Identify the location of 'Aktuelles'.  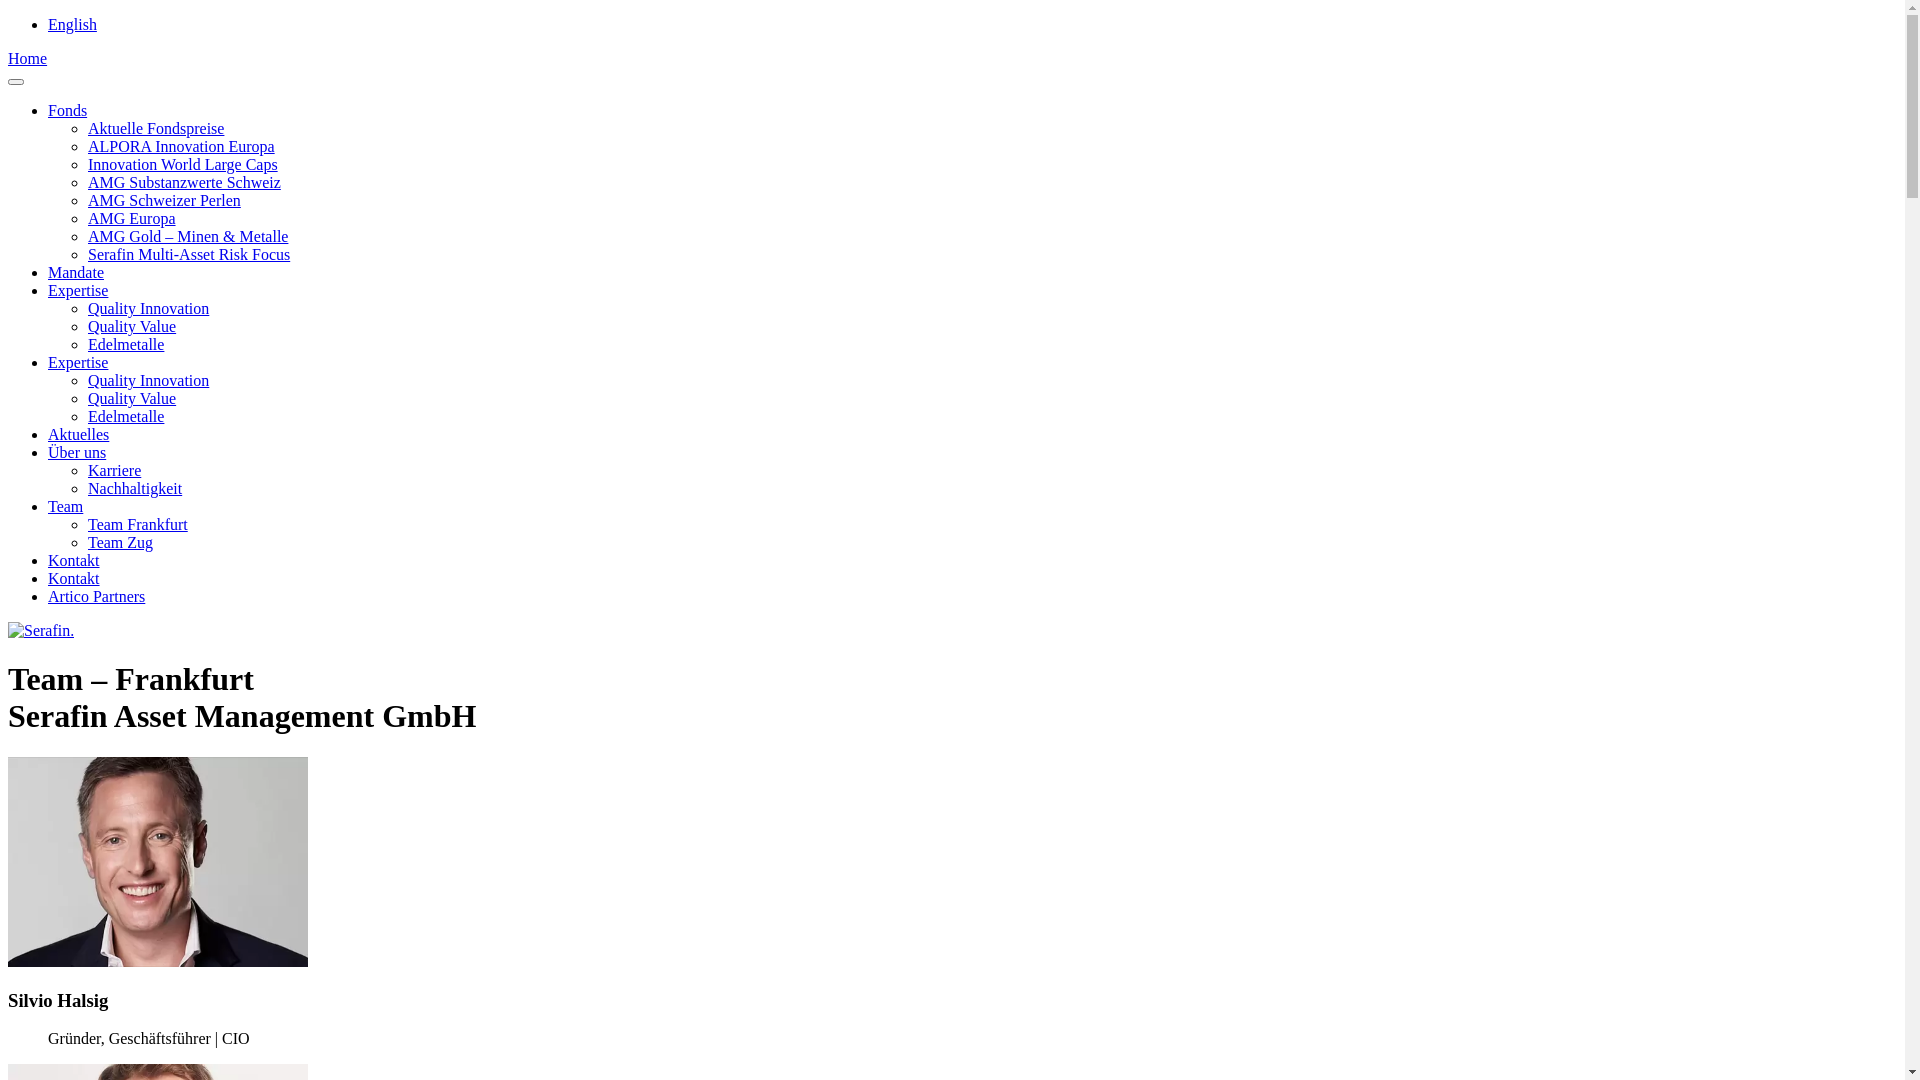
(78, 433).